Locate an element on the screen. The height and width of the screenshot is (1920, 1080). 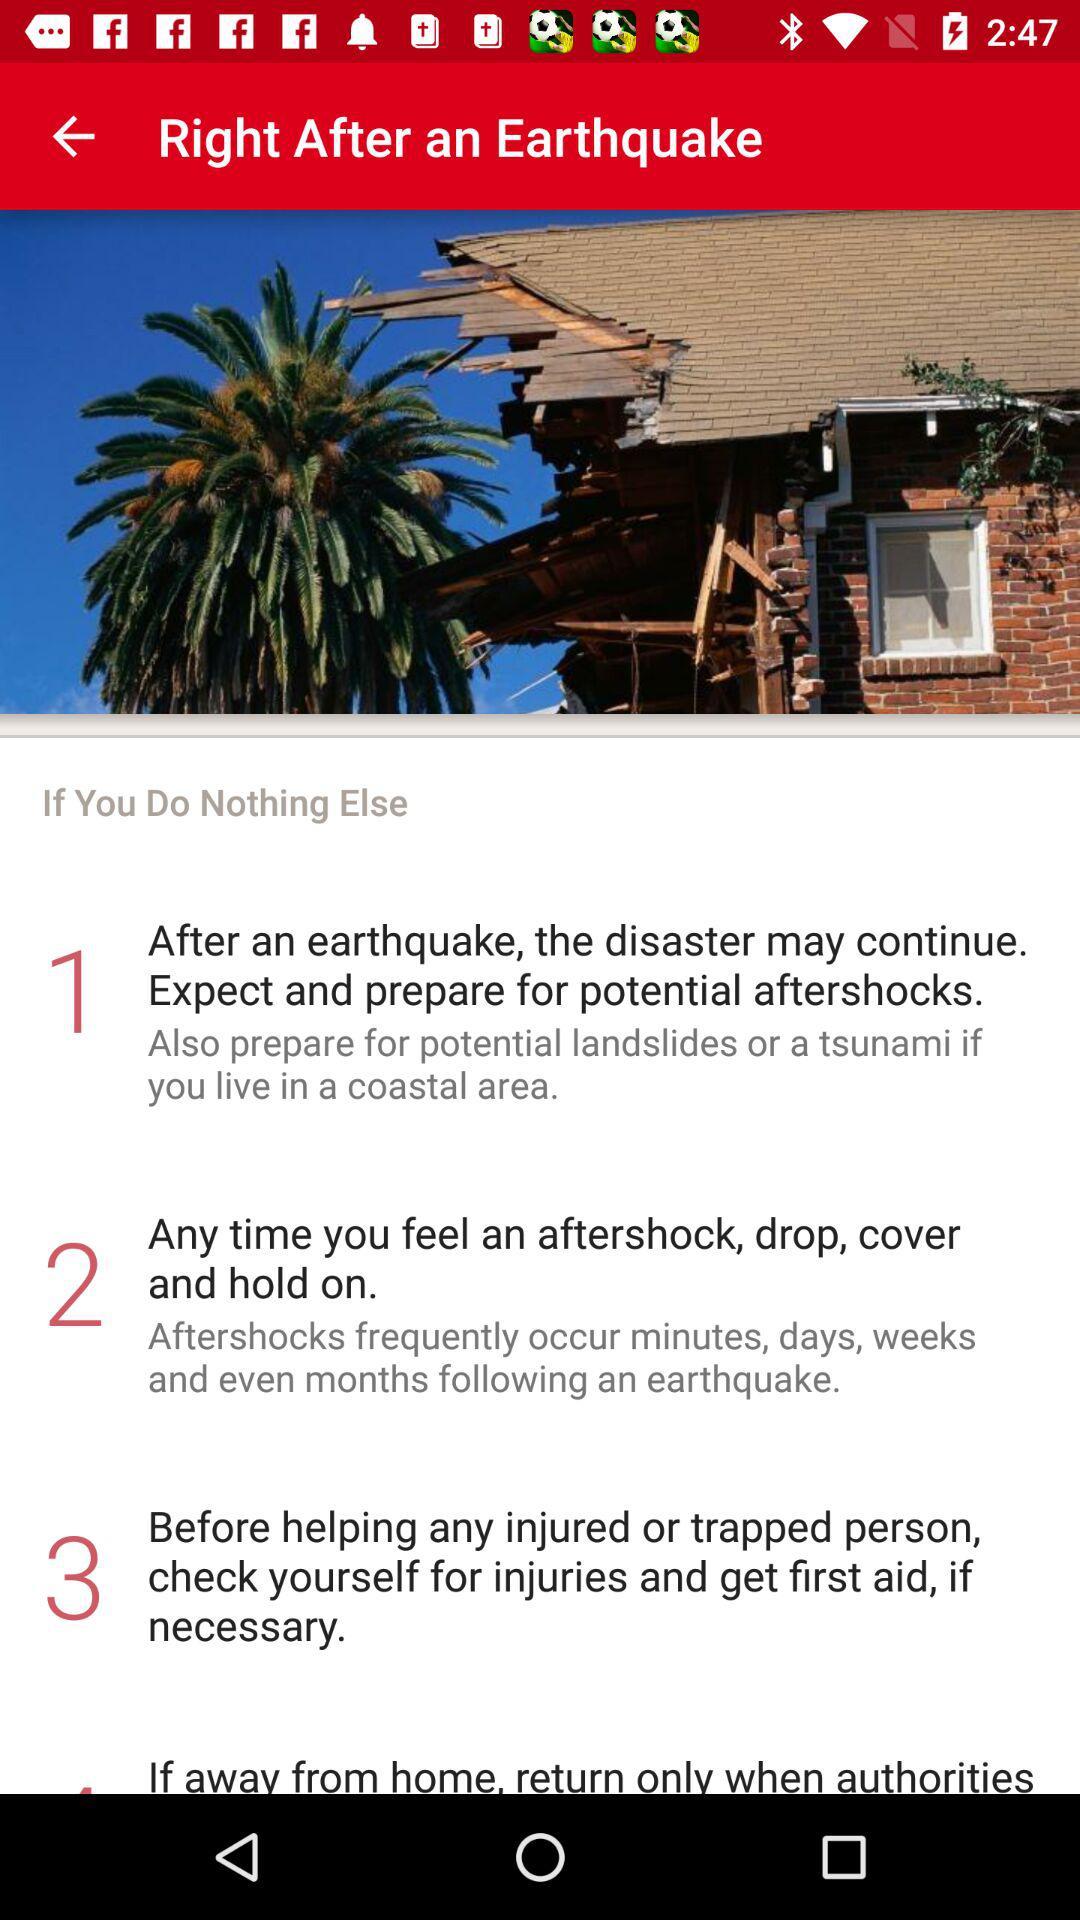
app next to right after an icon is located at coordinates (72, 135).